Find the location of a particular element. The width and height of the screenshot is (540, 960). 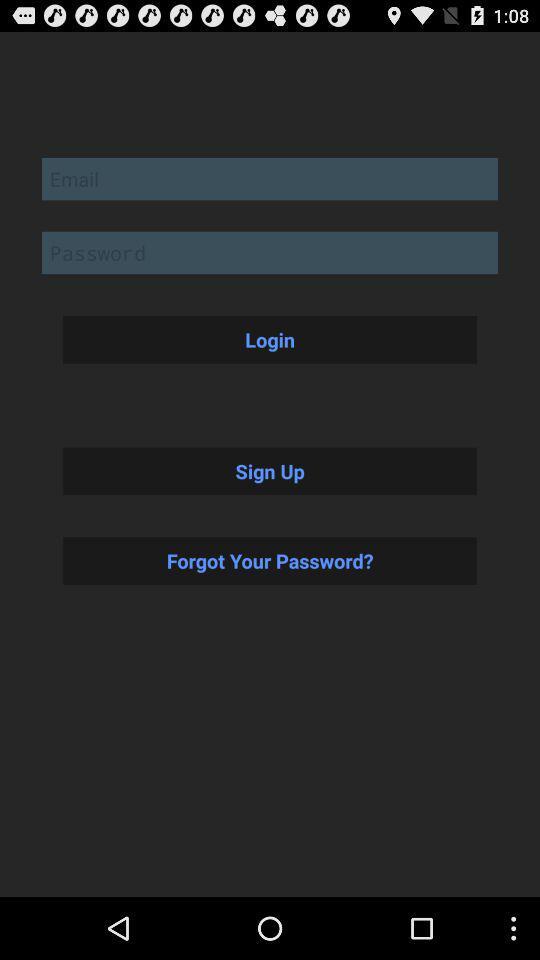

email field is located at coordinates (270, 177).